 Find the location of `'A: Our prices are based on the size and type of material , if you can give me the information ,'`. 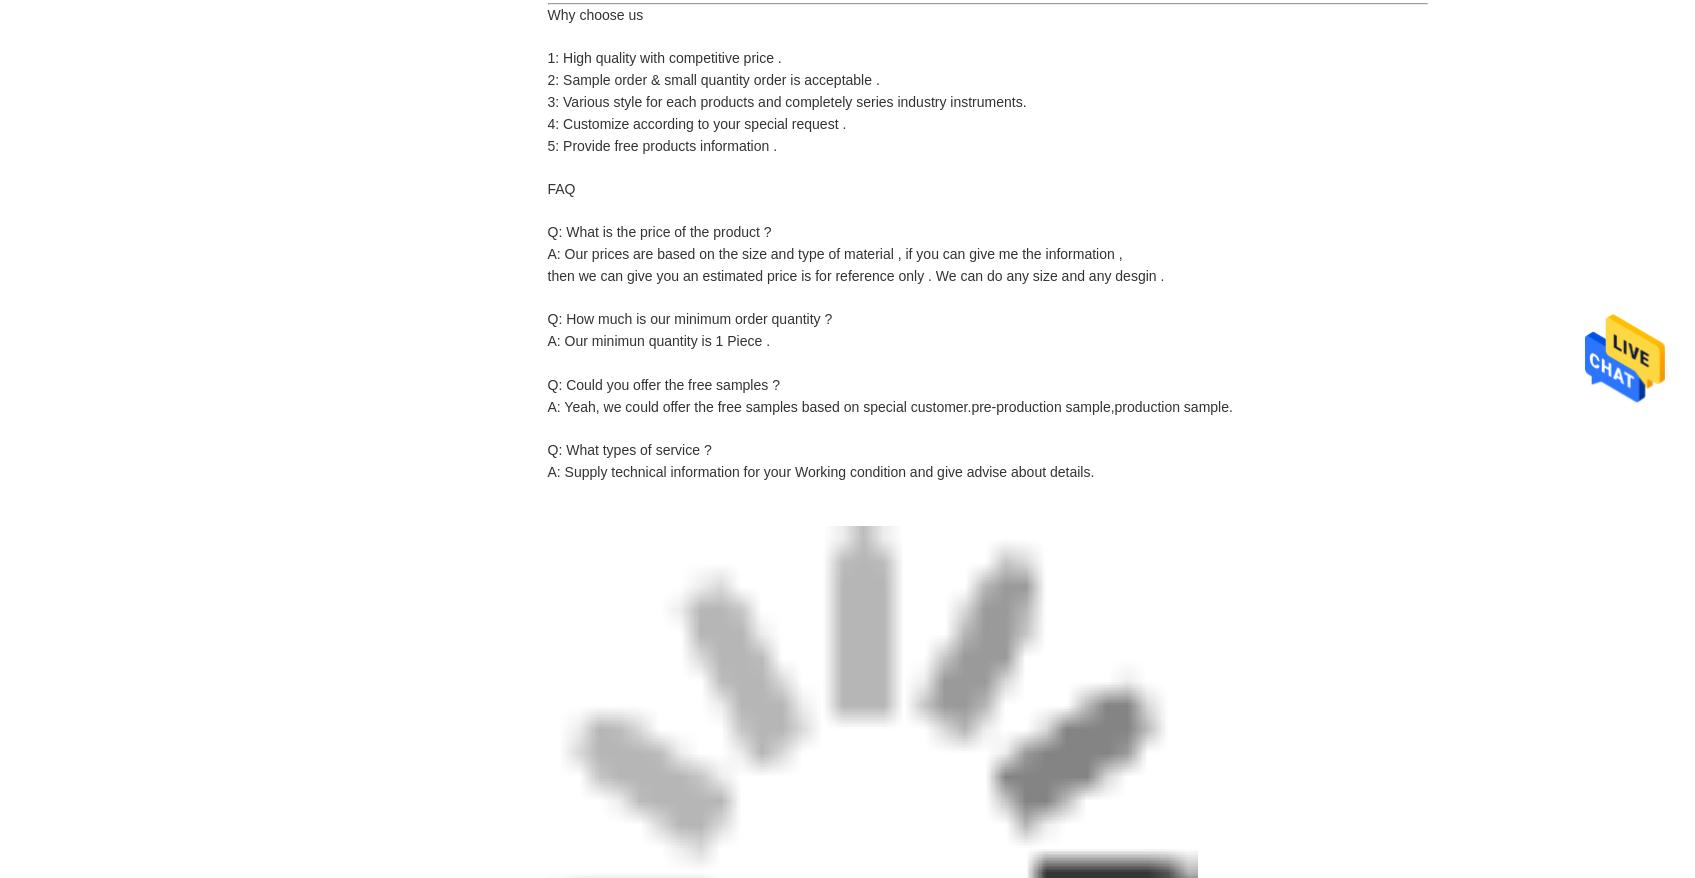

'A: Our prices are based on the size and type of material , if you can give me the information ,' is located at coordinates (834, 254).